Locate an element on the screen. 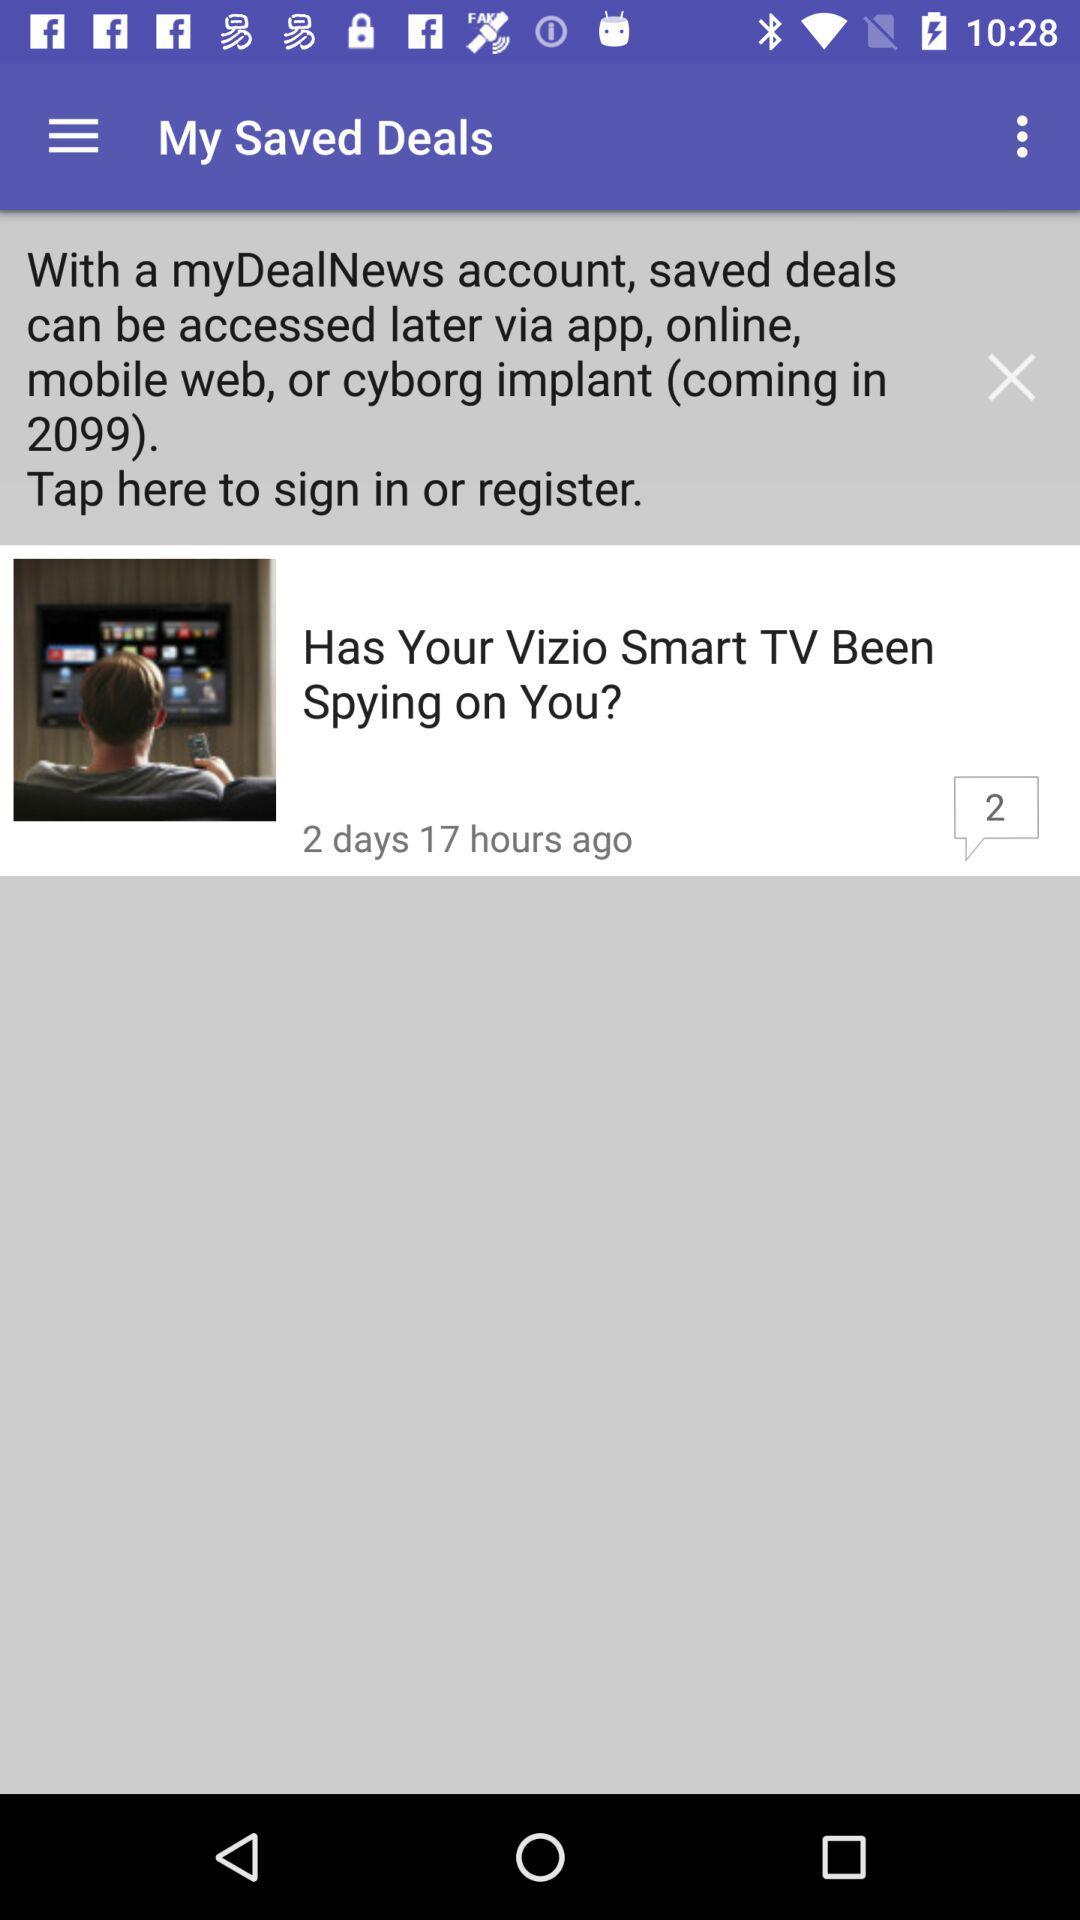 This screenshot has width=1080, height=1920. the close icon is located at coordinates (1011, 377).